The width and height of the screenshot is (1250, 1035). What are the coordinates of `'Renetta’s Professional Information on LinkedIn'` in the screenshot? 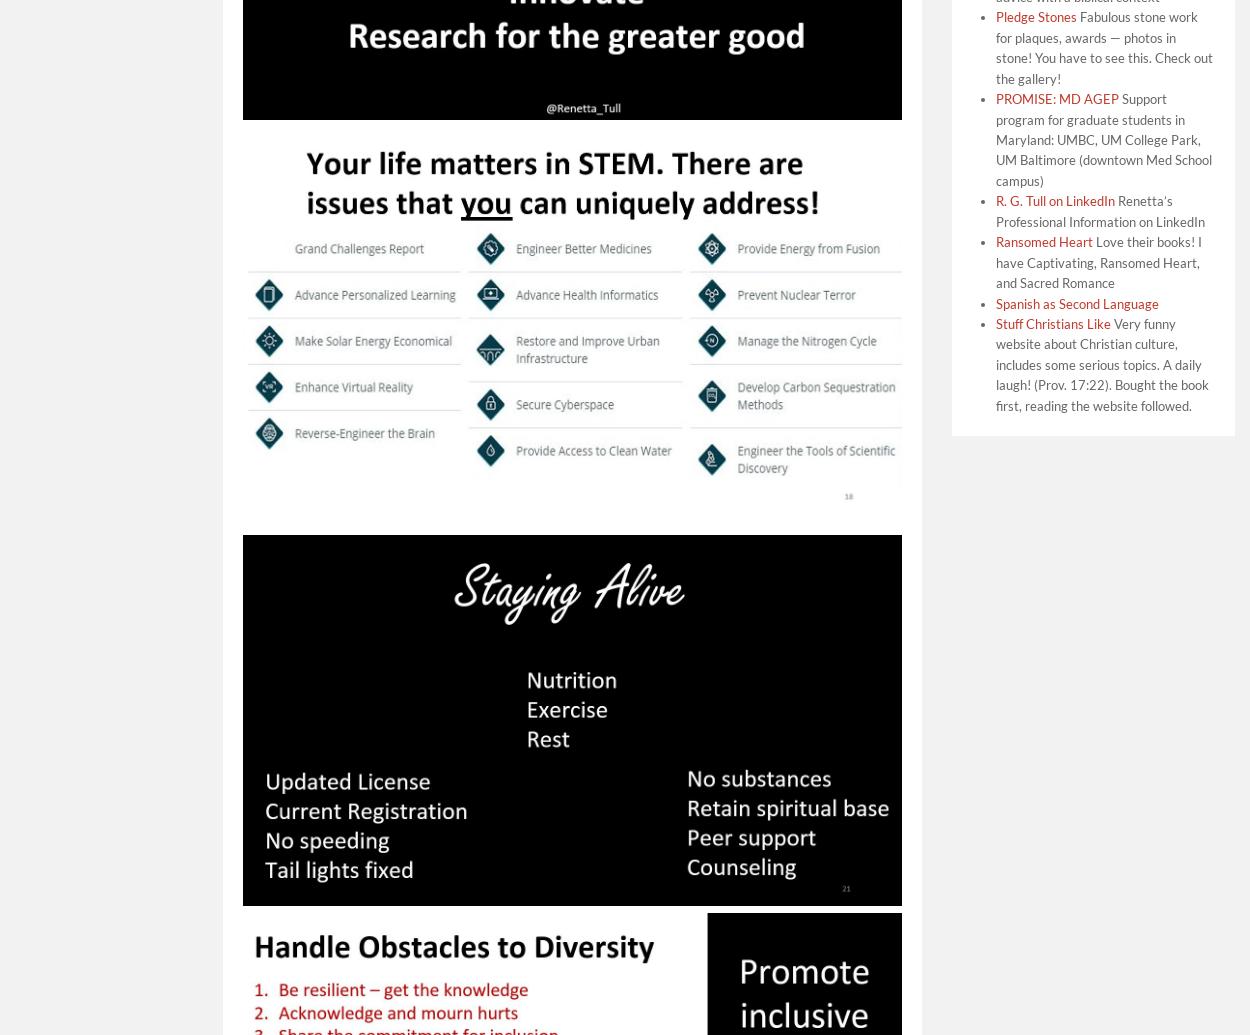 It's located at (1099, 211).